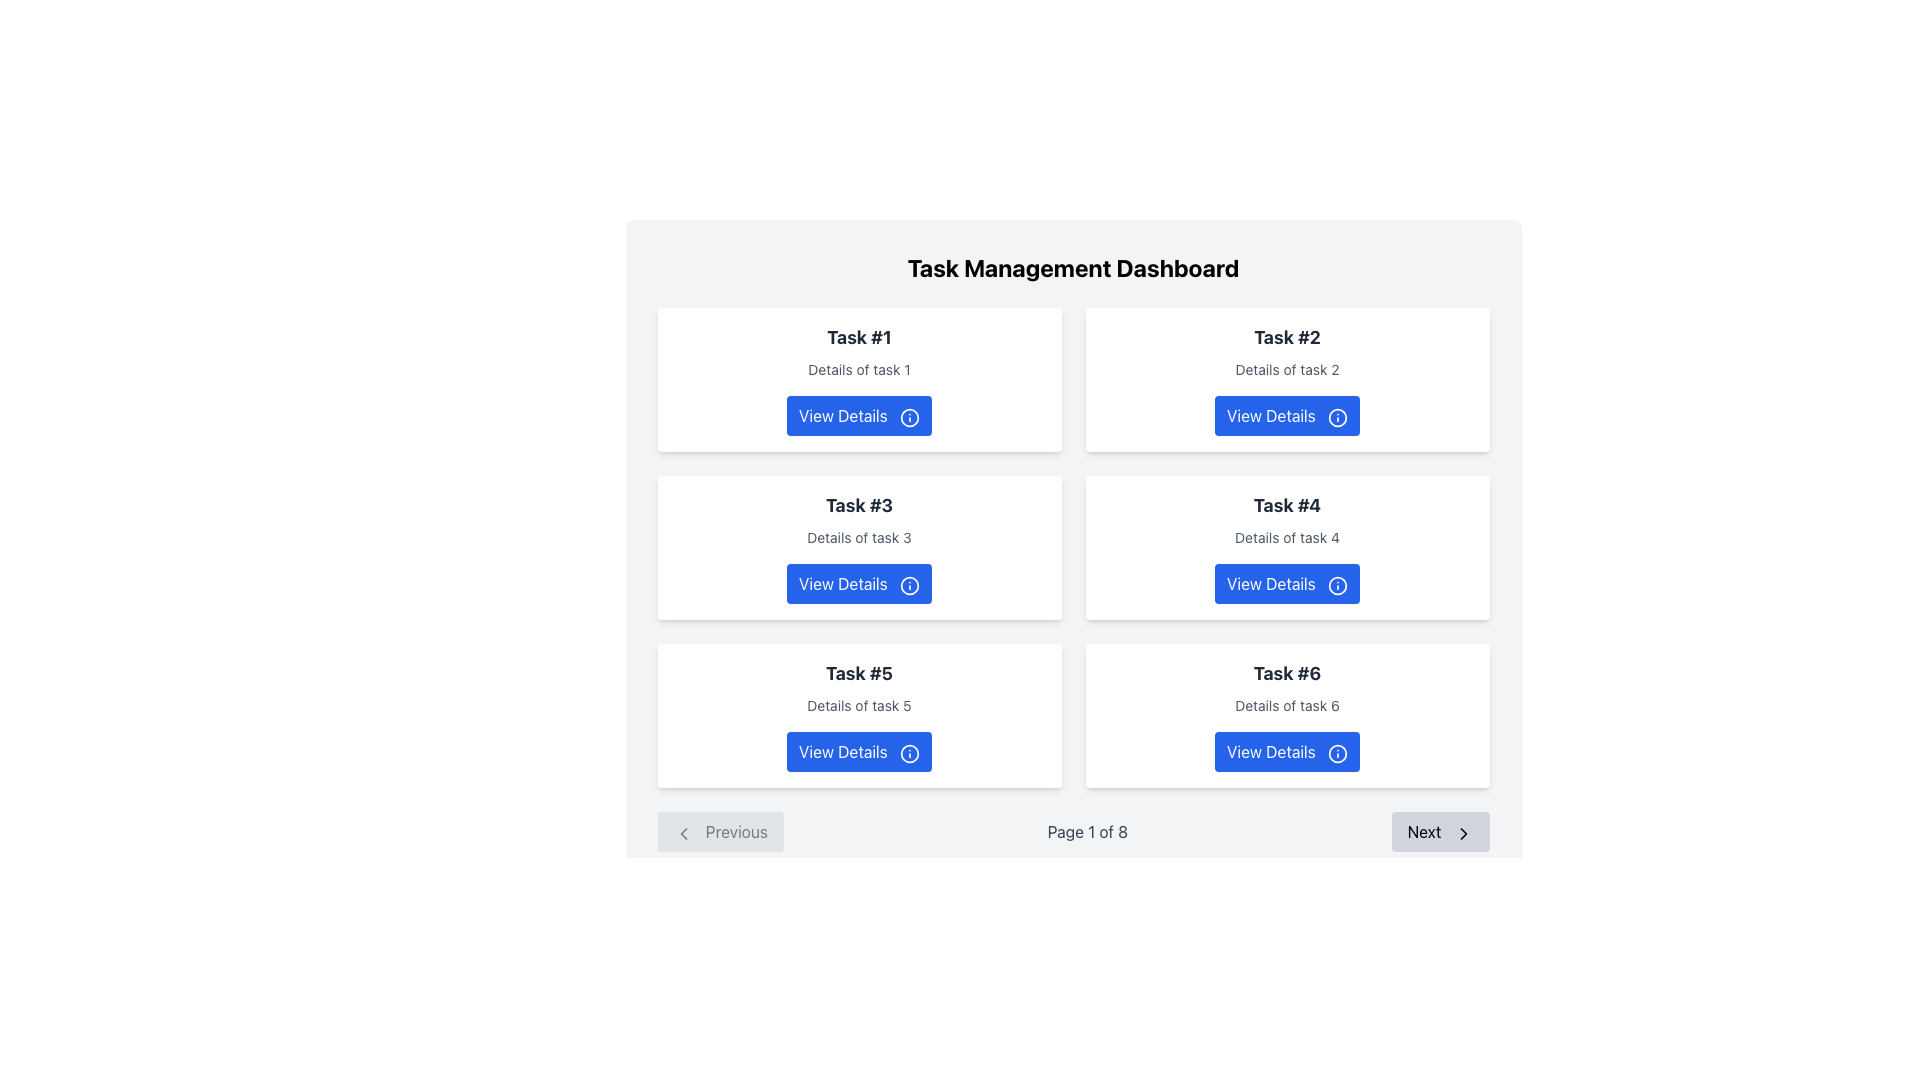 Image resolution: width=1920 pixels, height=1080 pixels. I want to click on the text label stating 'Details of task 1', which is styled in light gray and positioned below the title 'Task #1' and above the 'View Details' button, so click(859, 370).